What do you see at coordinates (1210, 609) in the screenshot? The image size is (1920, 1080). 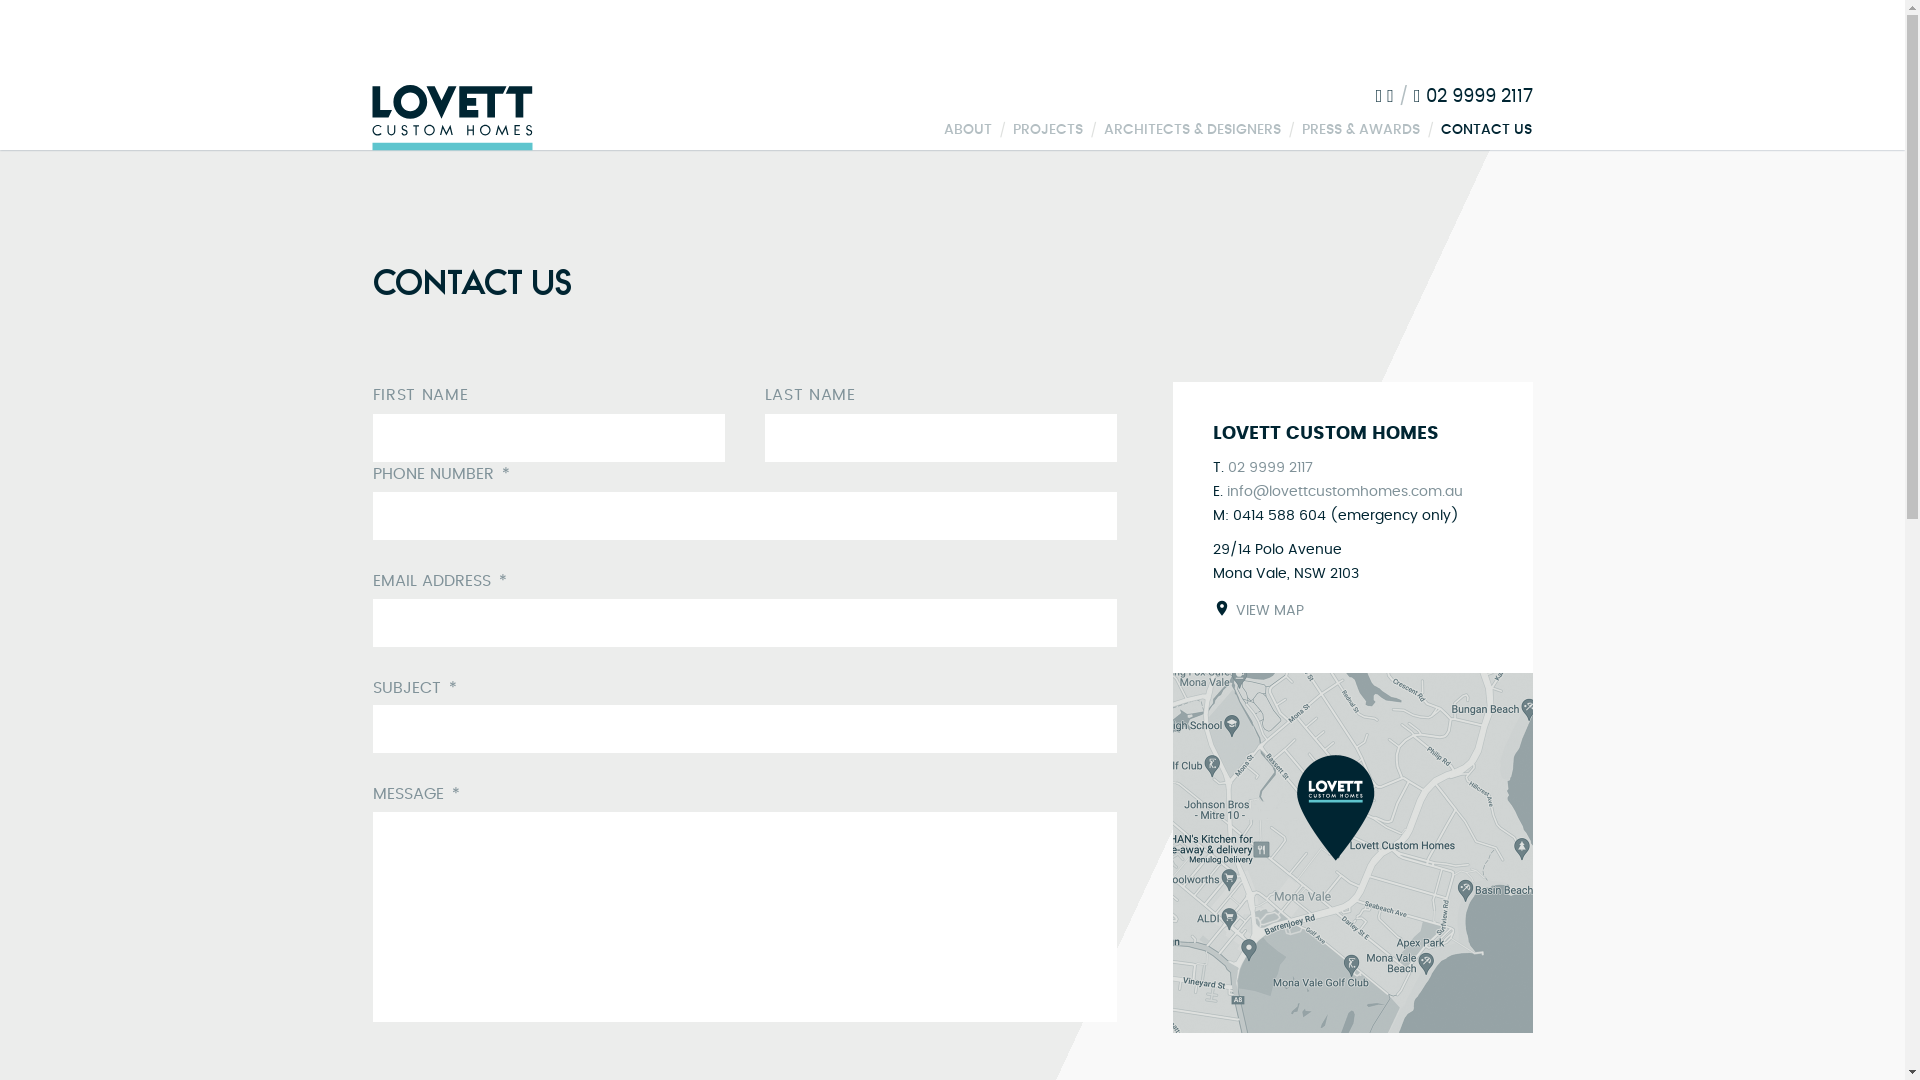 I see `'VIEW MAP'` at bounding box center [1210, 609].